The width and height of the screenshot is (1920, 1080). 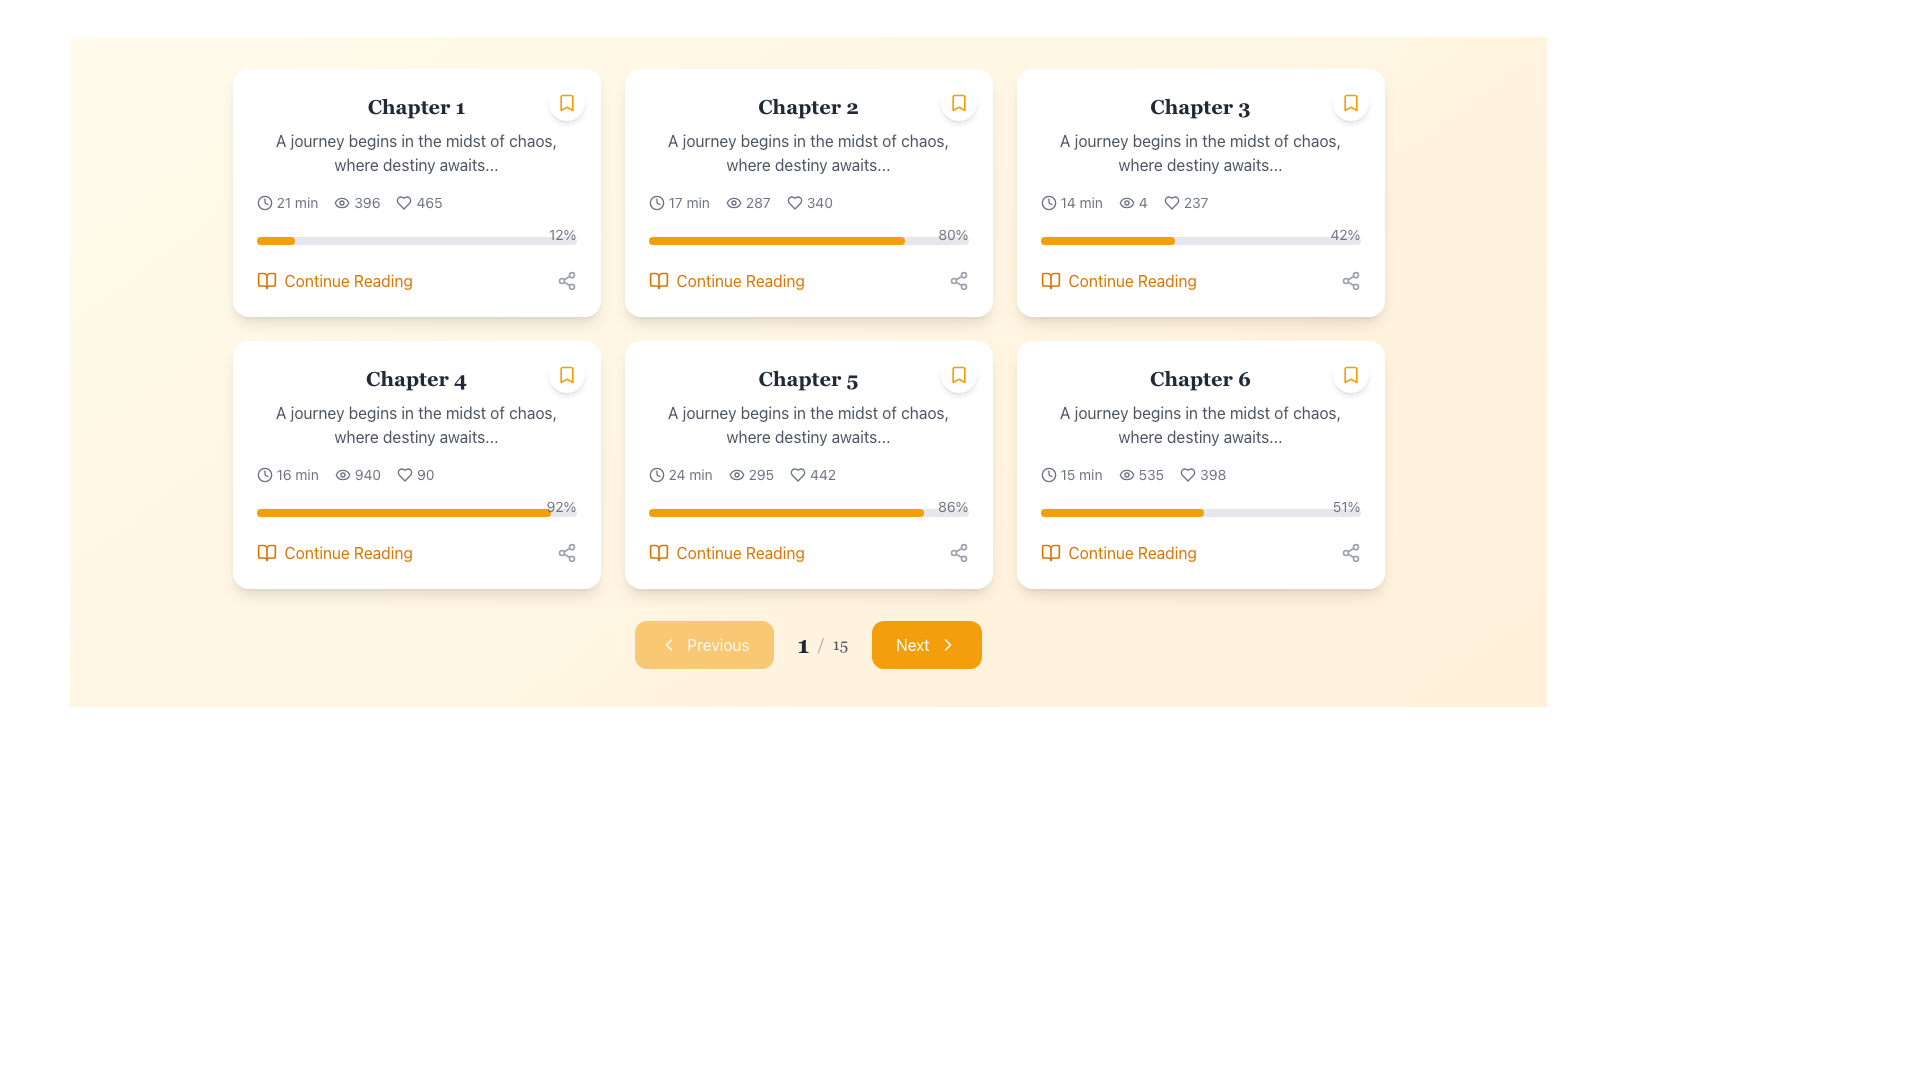 I want to click on the bright amber progress indicator located in the Chapter 1 section's progress bar on the top-left of the layout, so click(x=274, y=239).